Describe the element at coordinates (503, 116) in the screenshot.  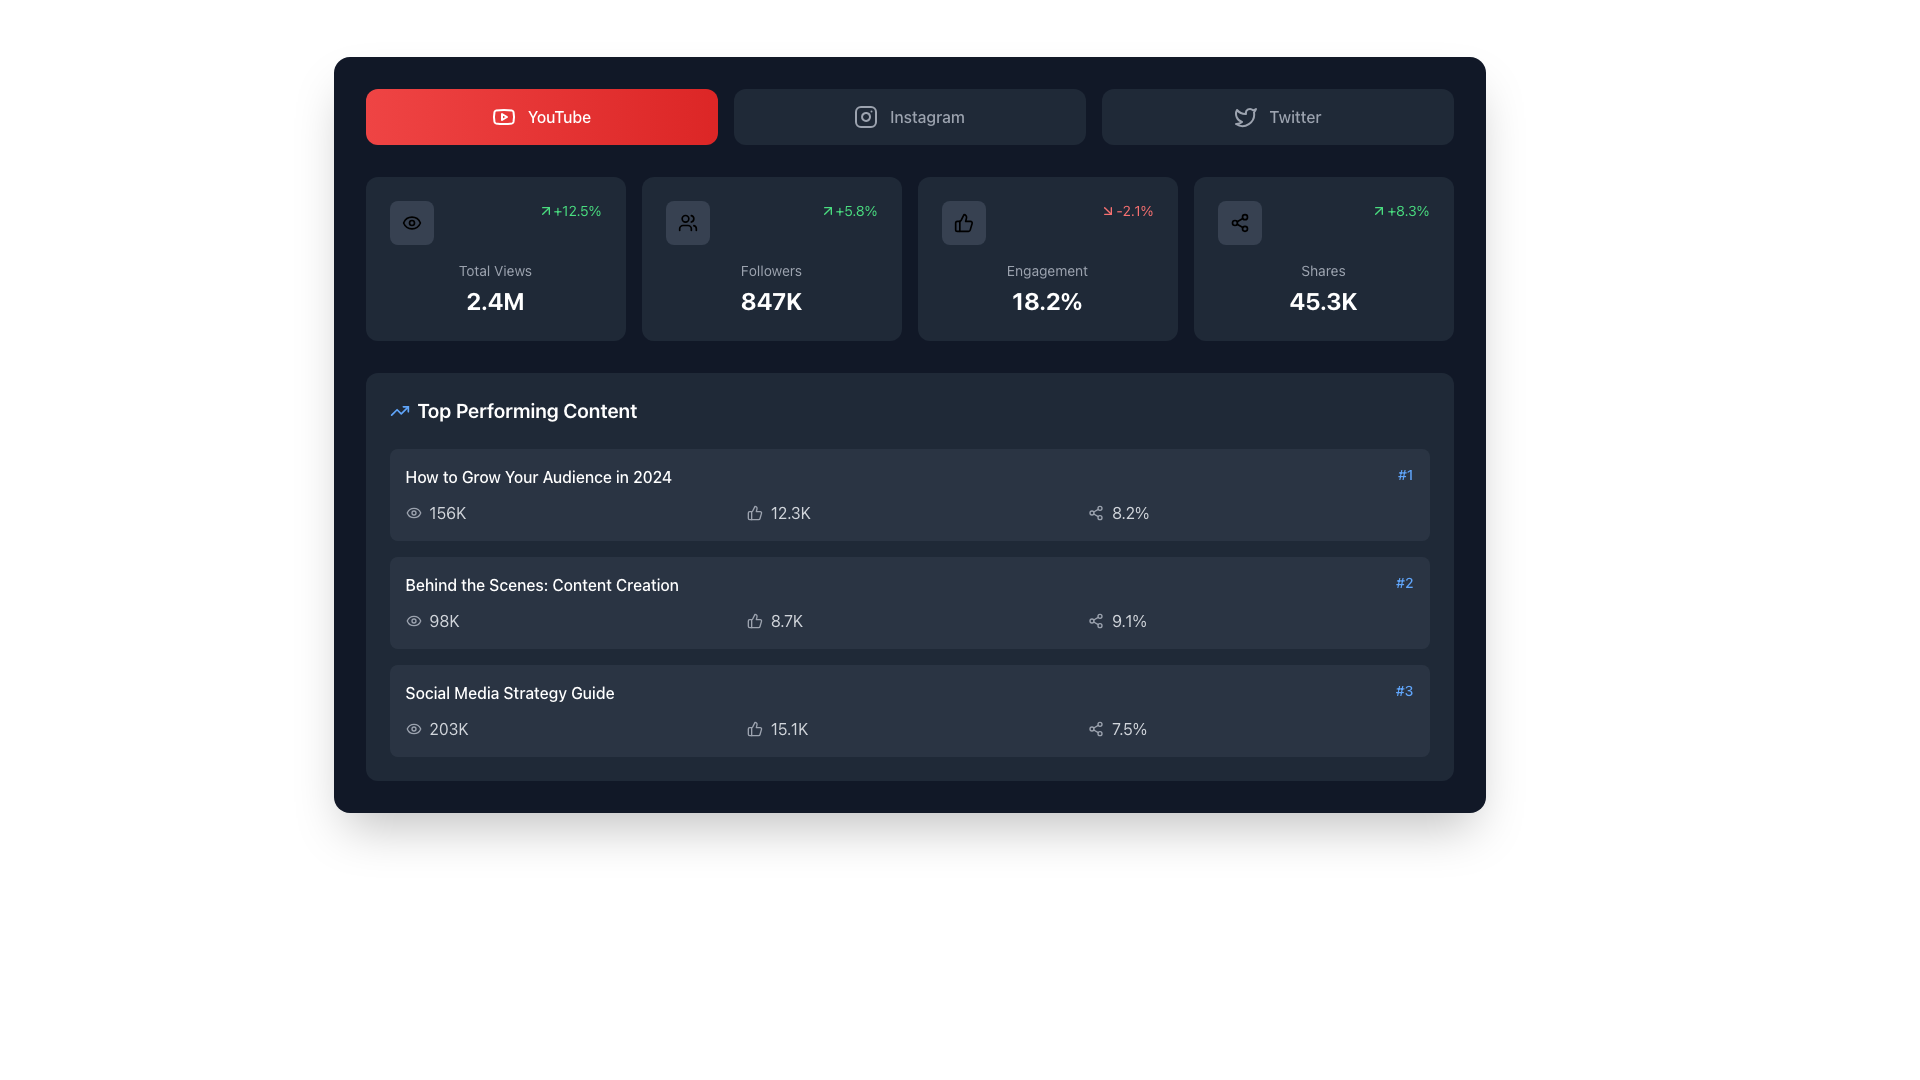
I see `the vector graphic element that forms the background shape of the YouTube icon, which is a stretched rectangle with rounded ends, located within the red button labeled 'YouTube' in the top-left region of the interface` at that location.